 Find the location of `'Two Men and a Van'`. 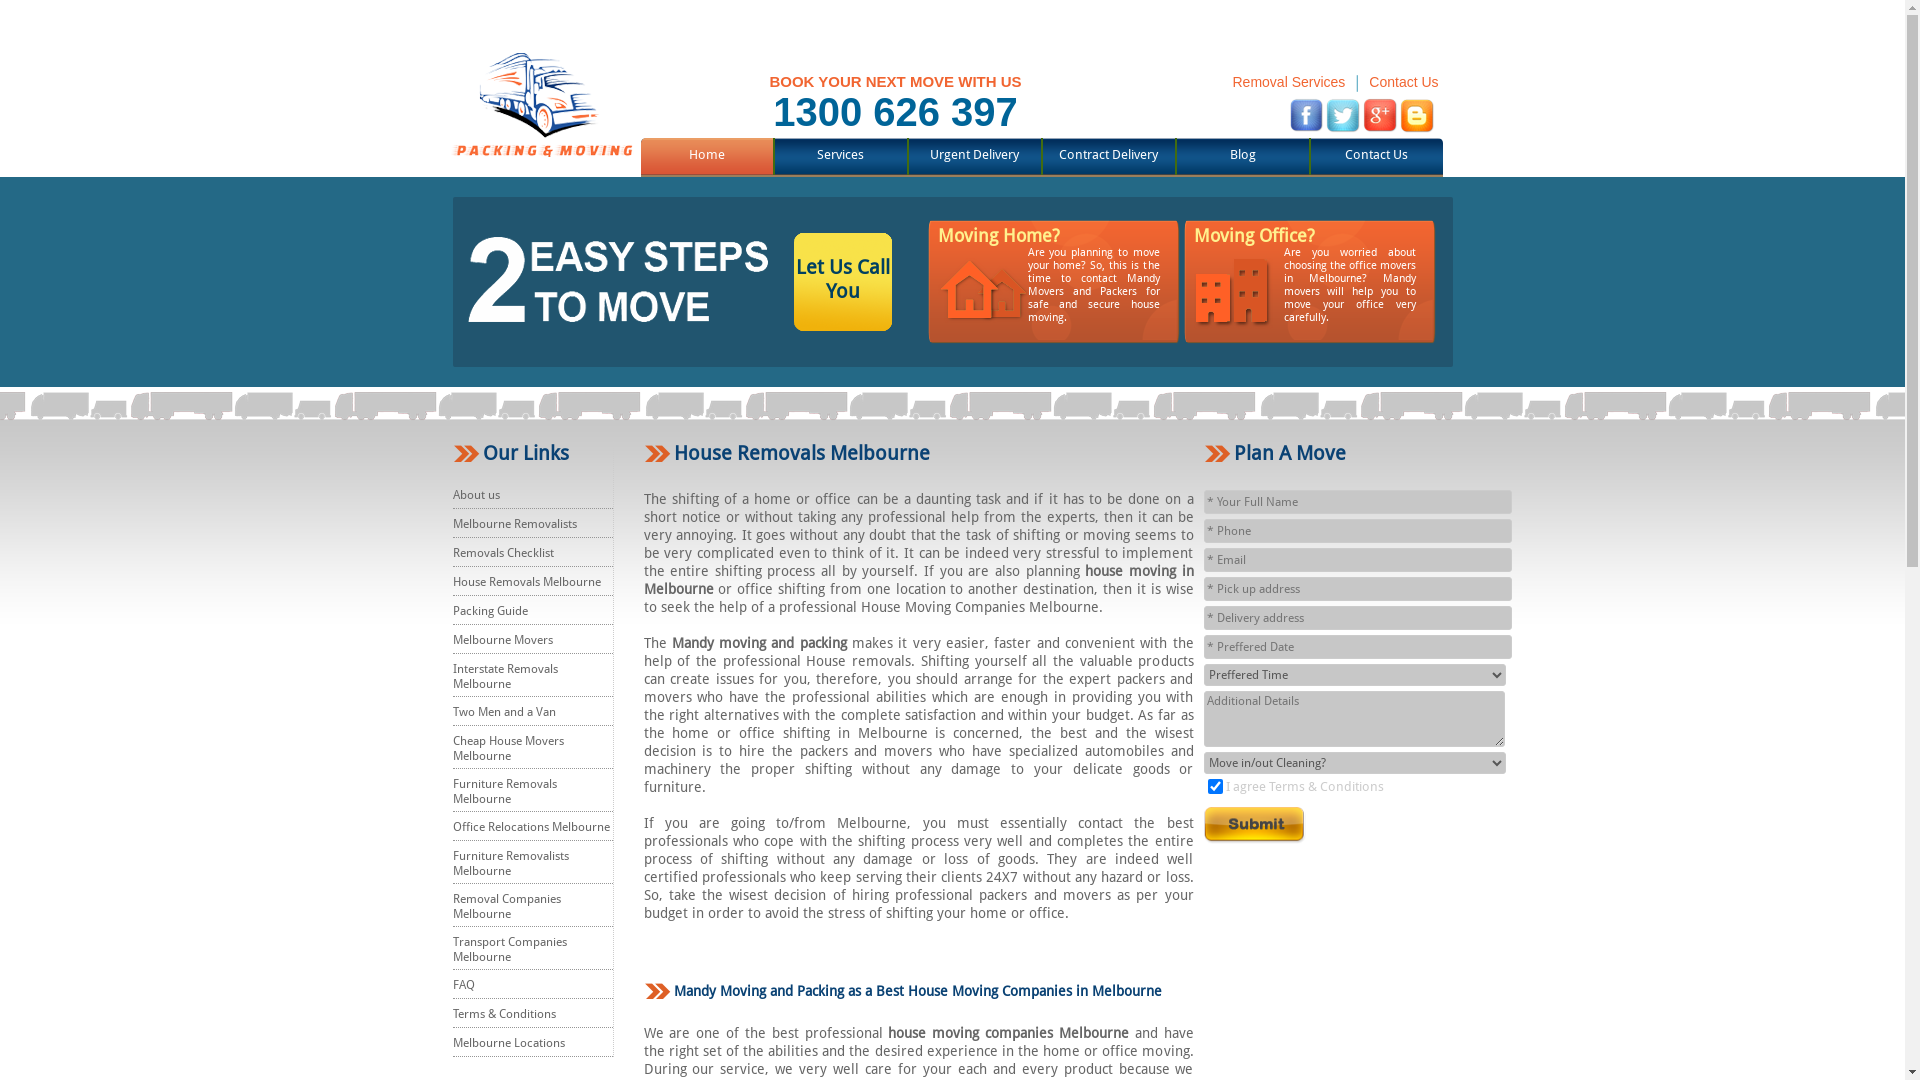

'Two Men and a Van' is located at coordinates (503, 711).